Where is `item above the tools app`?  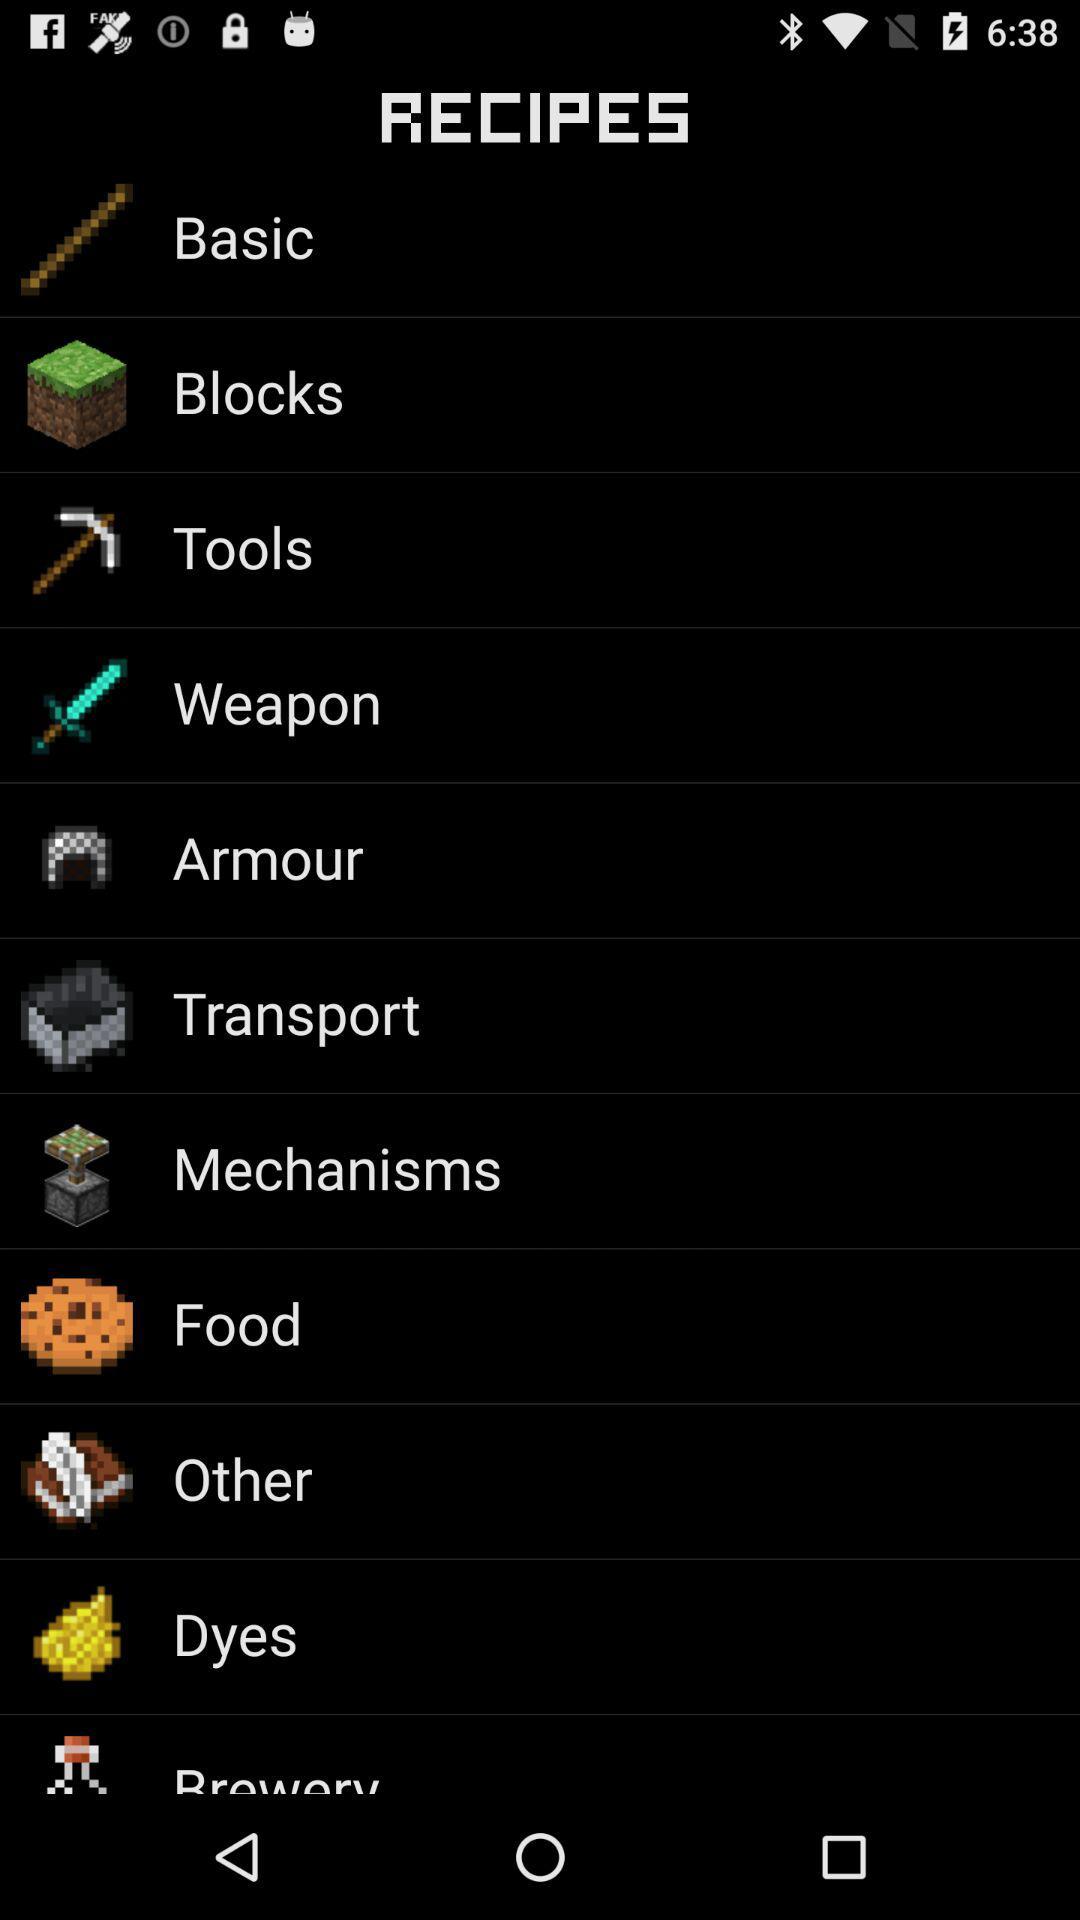 item above the tools app is located at coordinates (257, 391).